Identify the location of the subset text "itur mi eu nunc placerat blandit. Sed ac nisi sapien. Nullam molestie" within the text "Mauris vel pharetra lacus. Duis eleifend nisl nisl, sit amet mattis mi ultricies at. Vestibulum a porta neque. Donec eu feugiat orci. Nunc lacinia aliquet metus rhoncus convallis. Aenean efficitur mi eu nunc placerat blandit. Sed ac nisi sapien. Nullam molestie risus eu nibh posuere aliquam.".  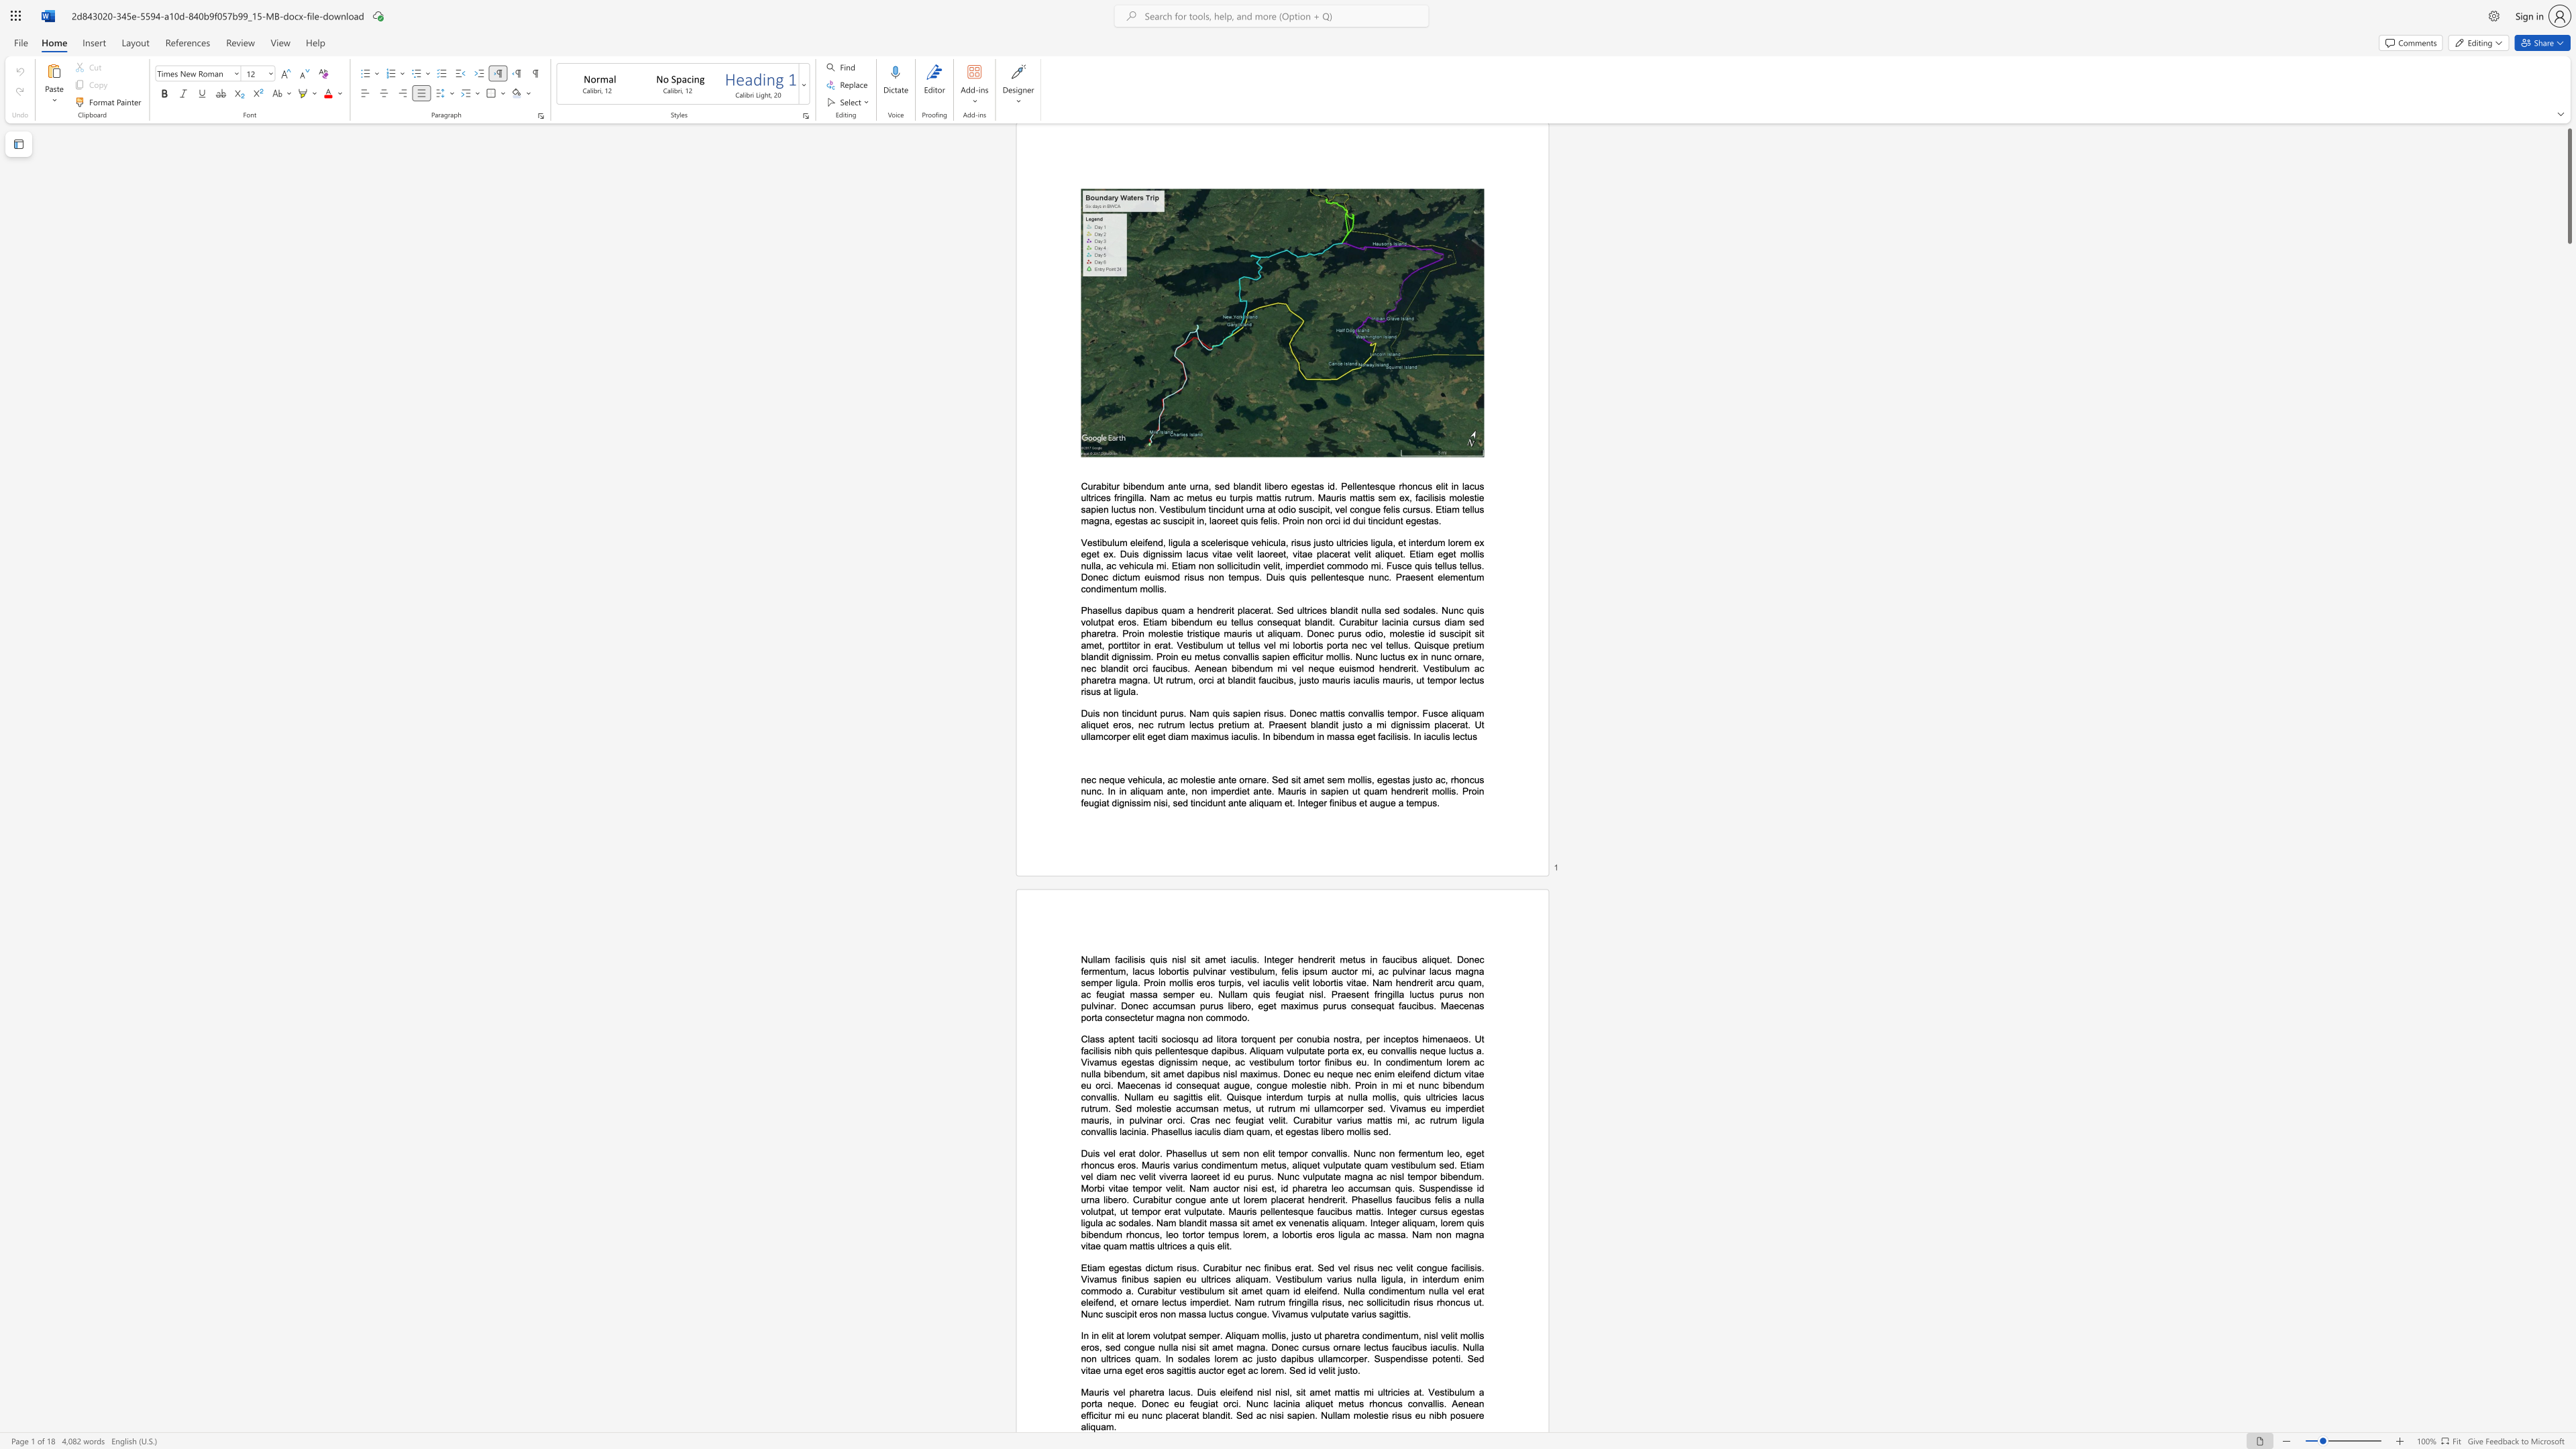
(1097, 1415).